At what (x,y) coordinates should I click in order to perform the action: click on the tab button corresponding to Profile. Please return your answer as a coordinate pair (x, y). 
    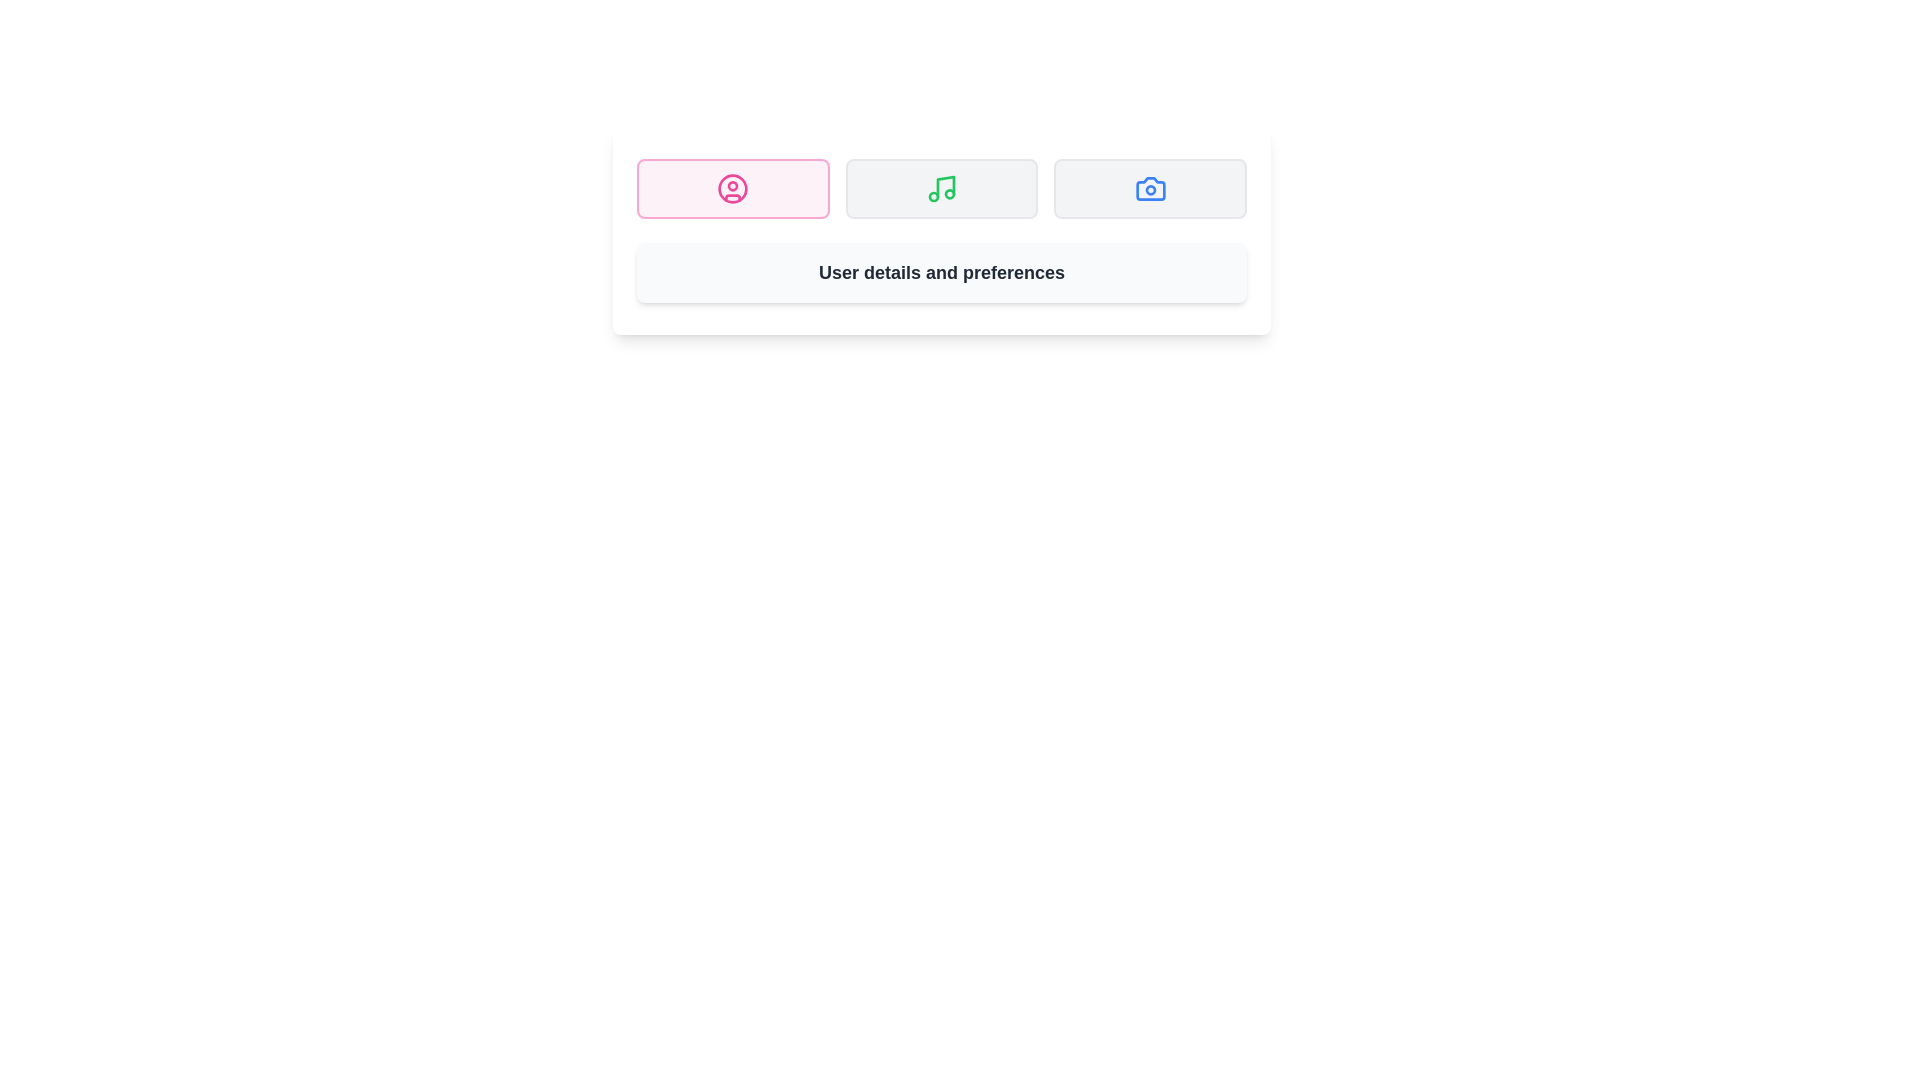
    Looking at the image, I should click on (732, 189).